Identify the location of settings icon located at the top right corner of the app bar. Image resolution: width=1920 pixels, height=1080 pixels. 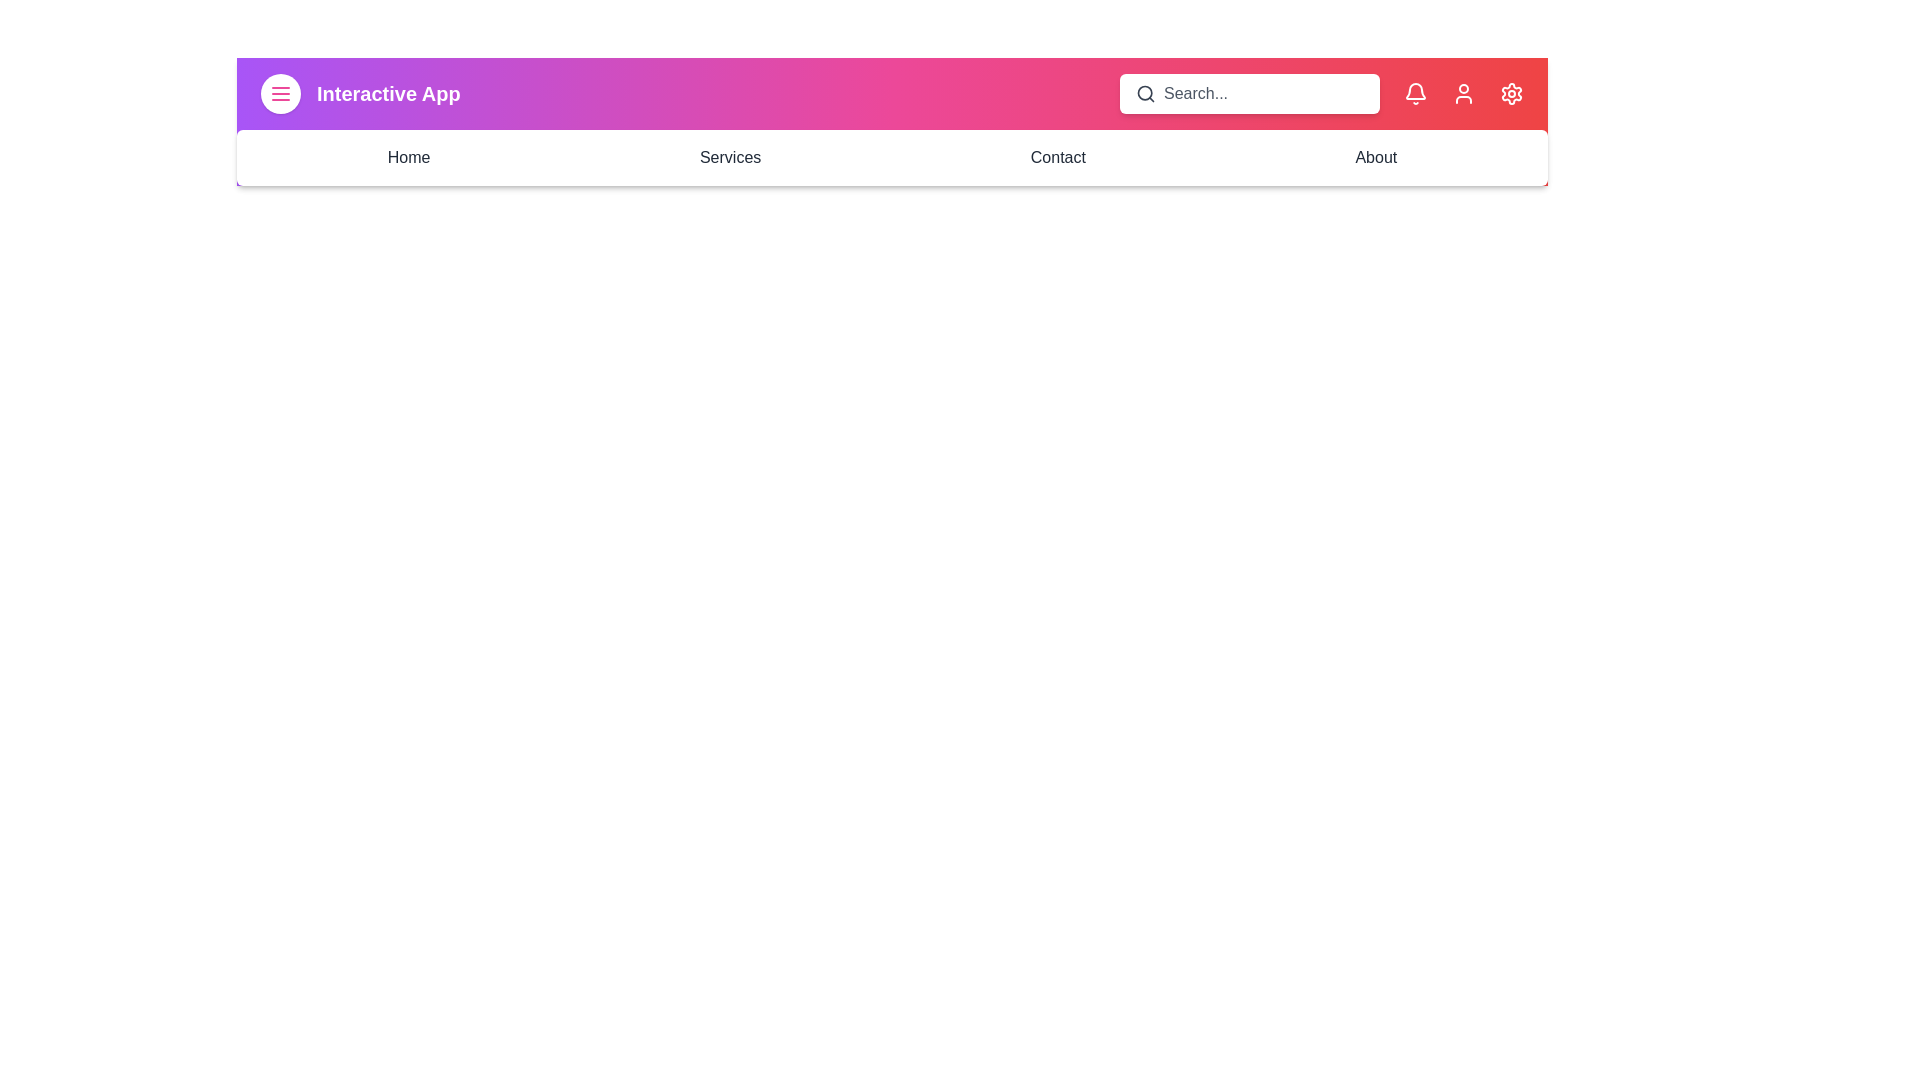
(1512, 93).